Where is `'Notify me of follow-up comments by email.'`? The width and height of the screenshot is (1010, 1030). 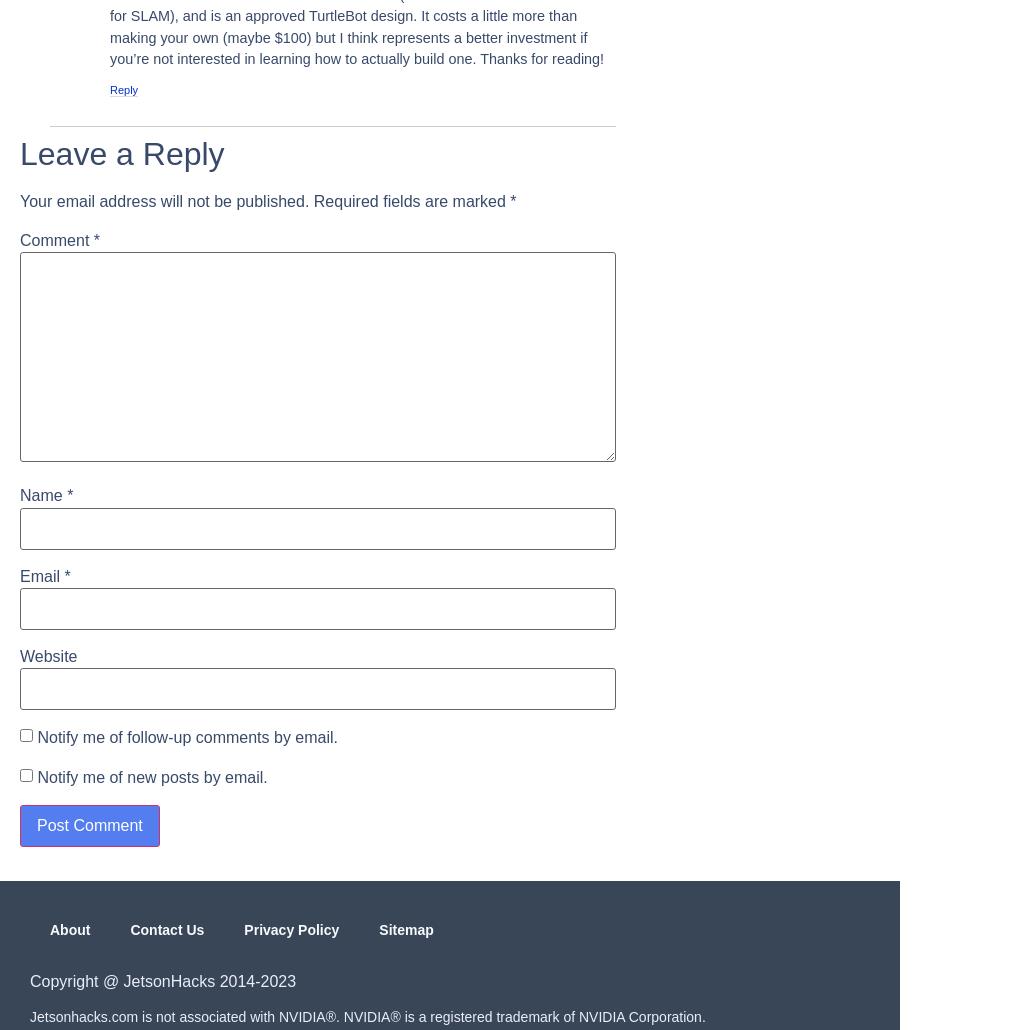 'Notify me of follow-up comments by email.' is located at coordinates (186, 736).